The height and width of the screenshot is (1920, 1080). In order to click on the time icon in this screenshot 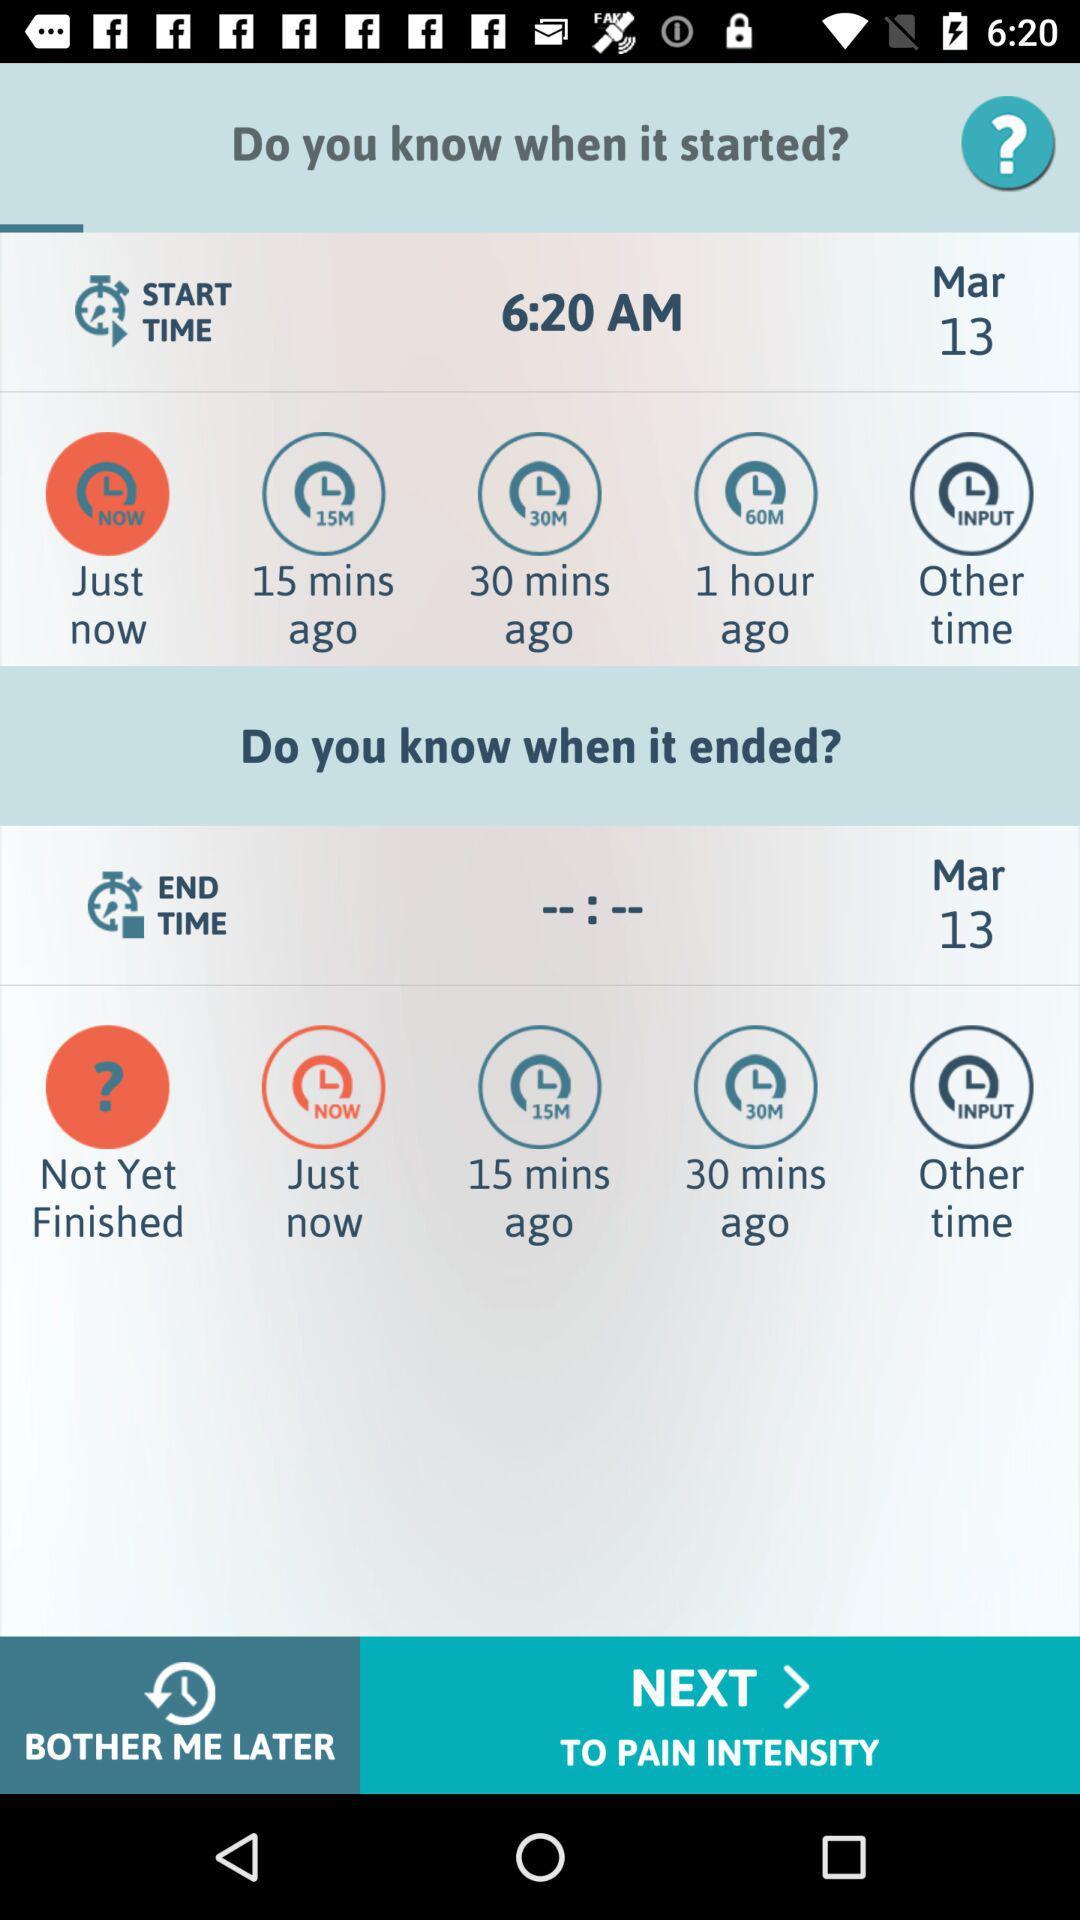, I will do `click(538, 493)`.